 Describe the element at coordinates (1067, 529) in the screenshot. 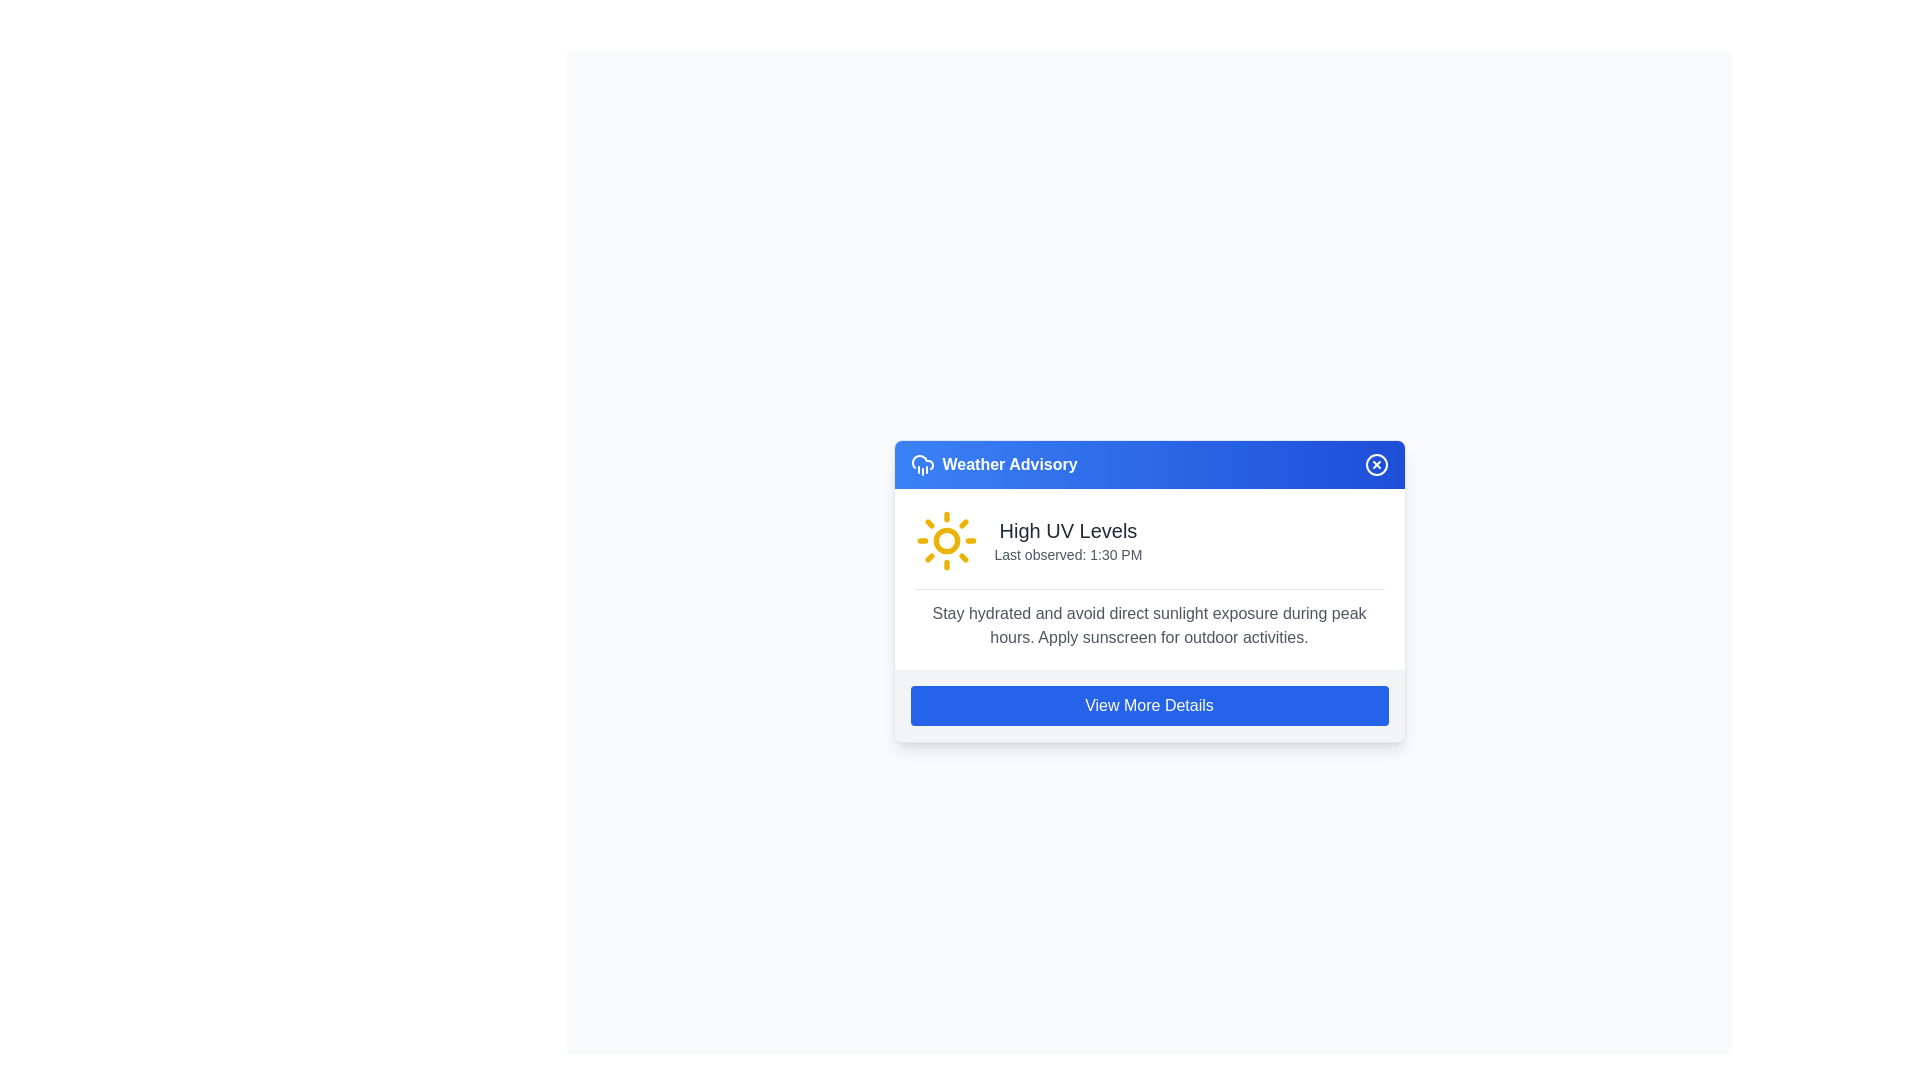

I see `the Text label indicating UV levels within the weather advisory panel, positioned slightly to the right of the center and above the smaller text 'Last observed: 1:30 PM'` at that location.